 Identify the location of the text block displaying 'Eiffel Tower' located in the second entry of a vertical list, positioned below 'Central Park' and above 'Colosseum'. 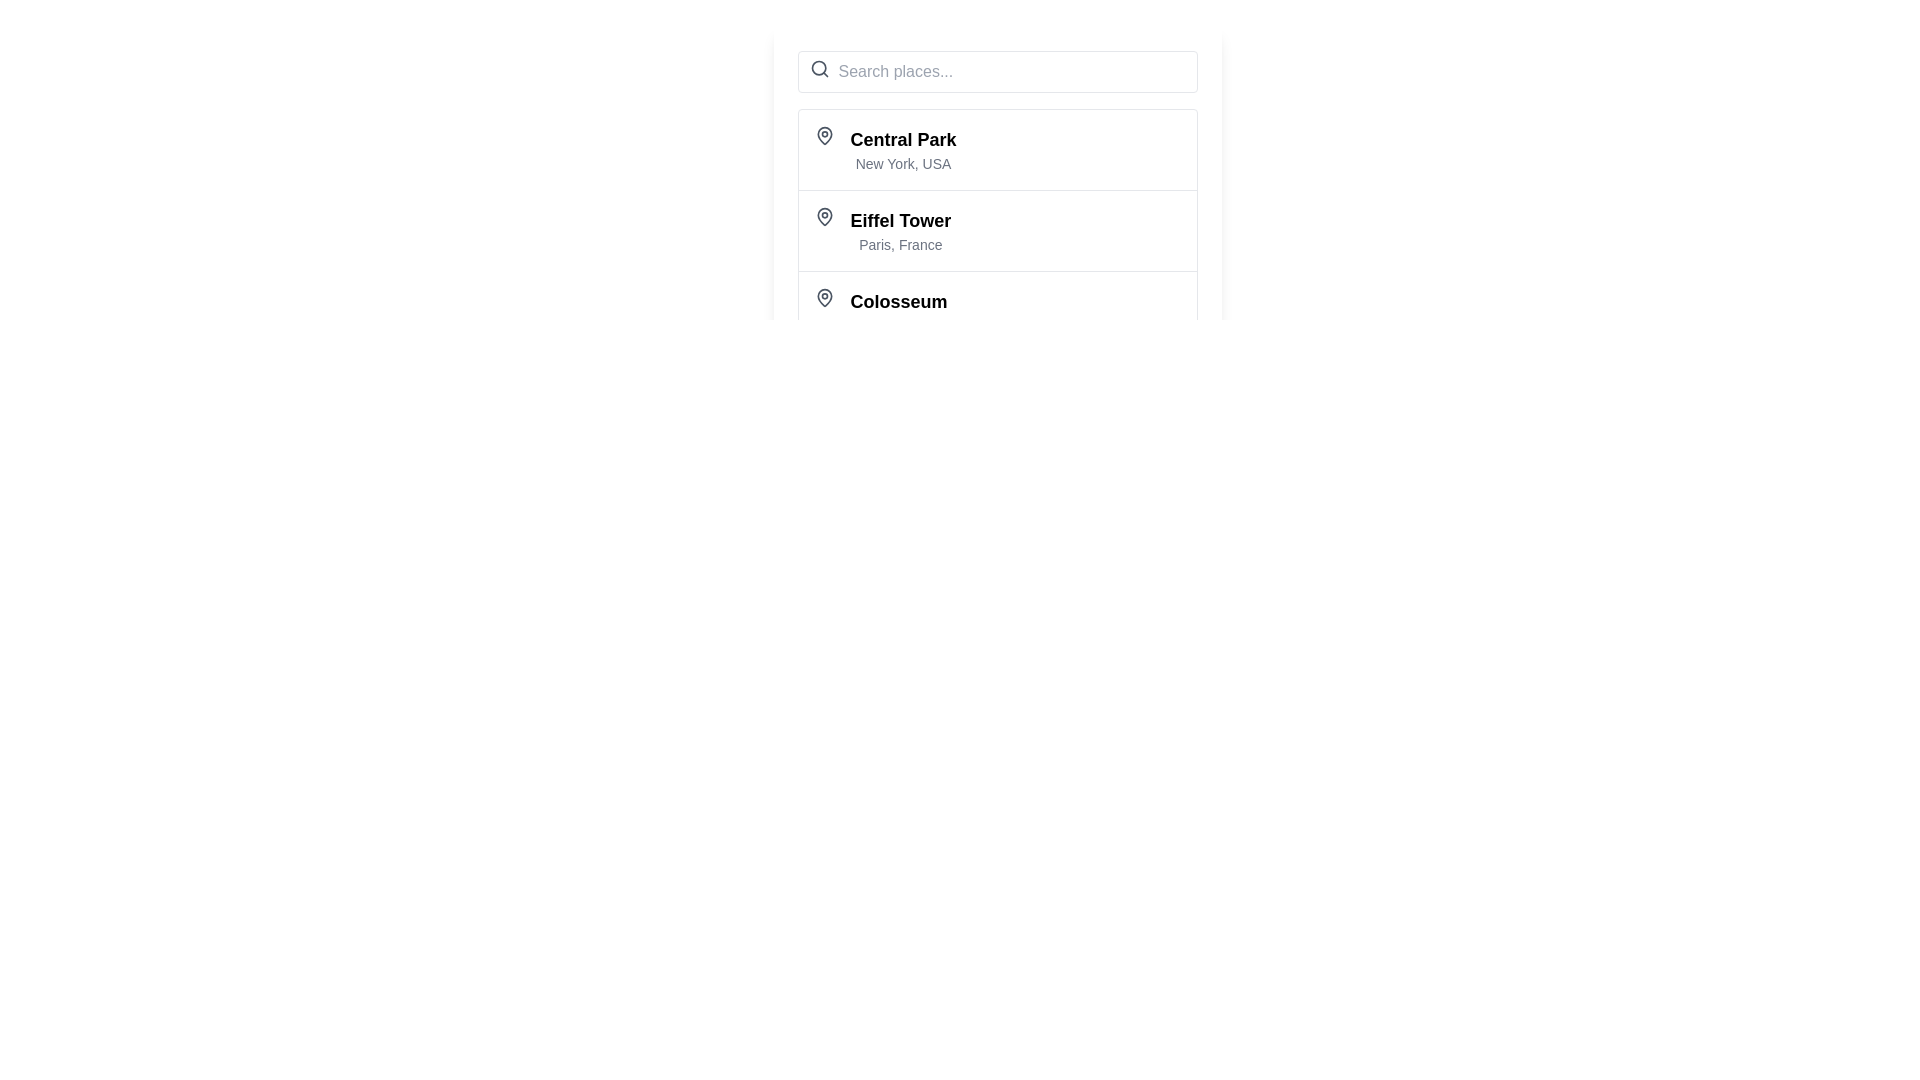
(899, 230).